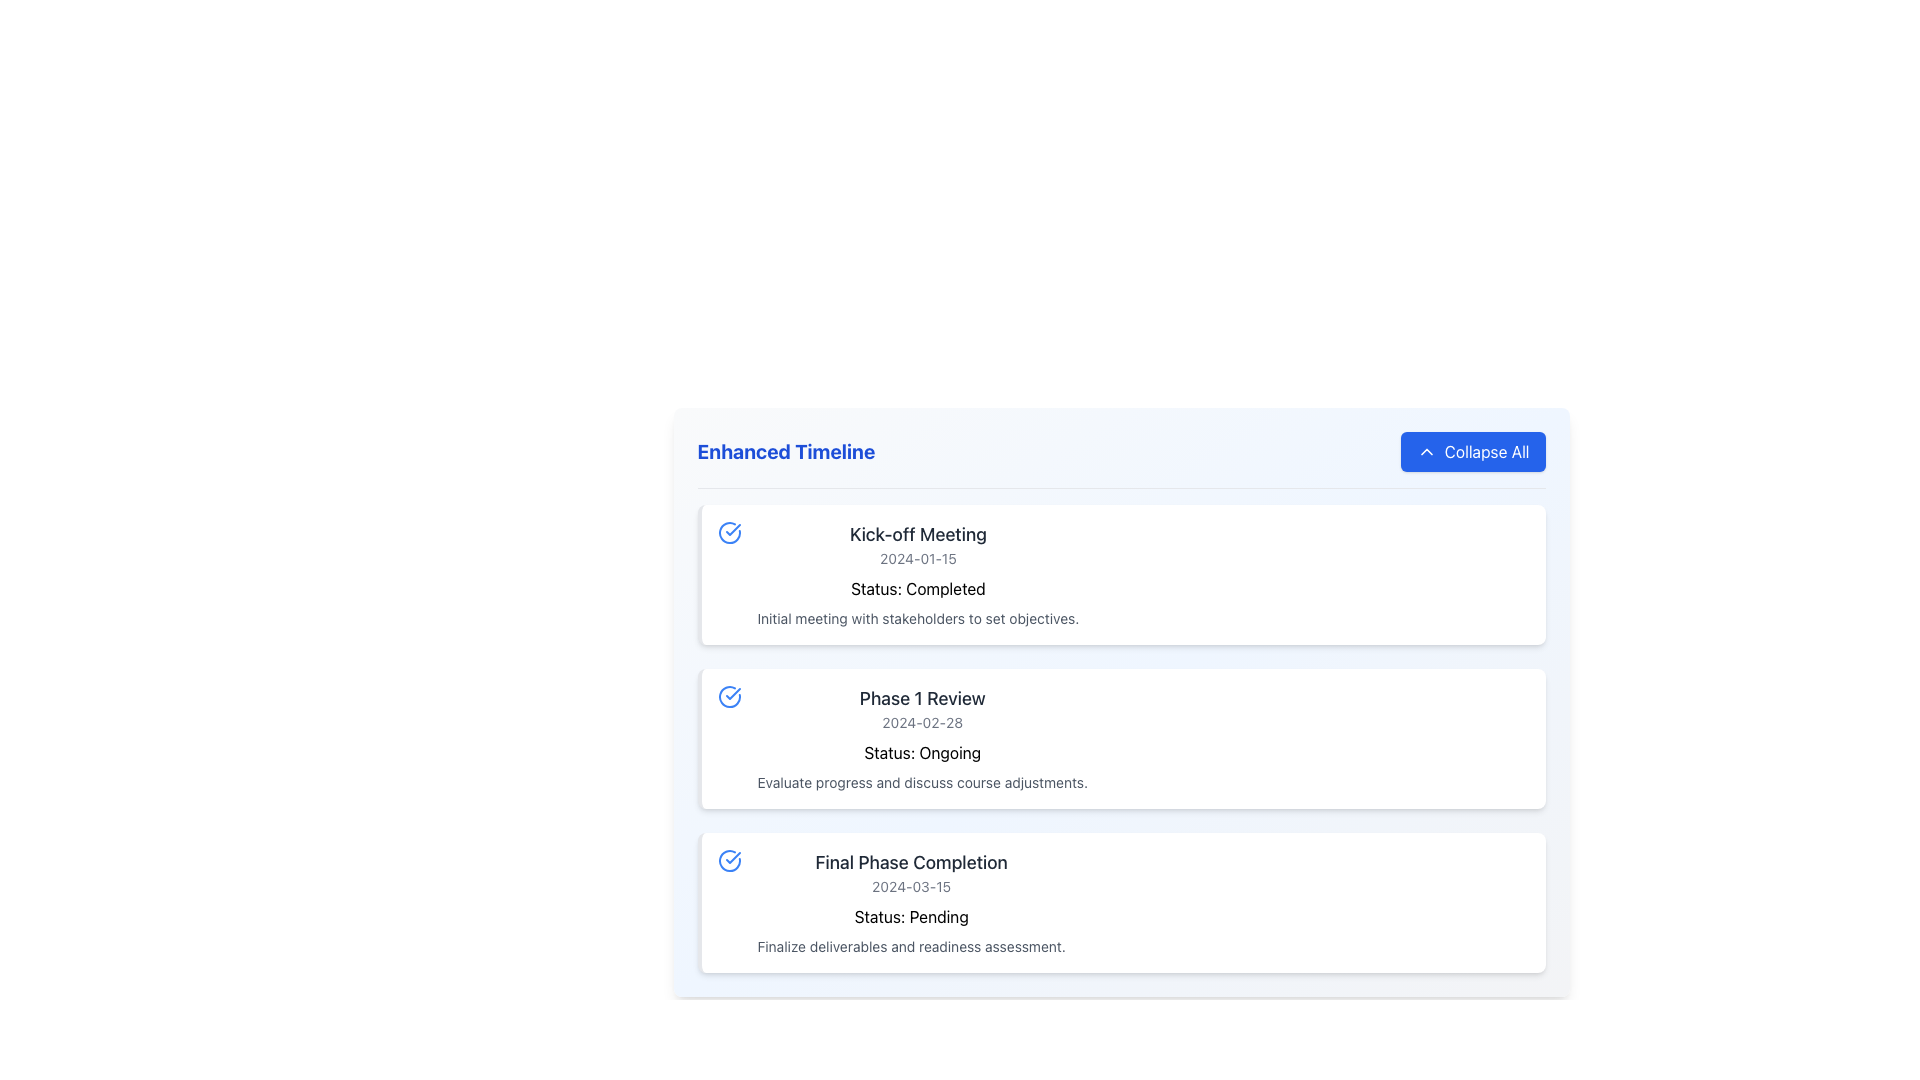 The width and height of the screenshot is (1920, 1080). Describe the element at coordinates (921, 782) in the screenshot. I see `the text label reading 'Evaluate progress and discuss course adjustments.' which is located at the bottom of the 'Phase 1 Review' card layout` at that location.